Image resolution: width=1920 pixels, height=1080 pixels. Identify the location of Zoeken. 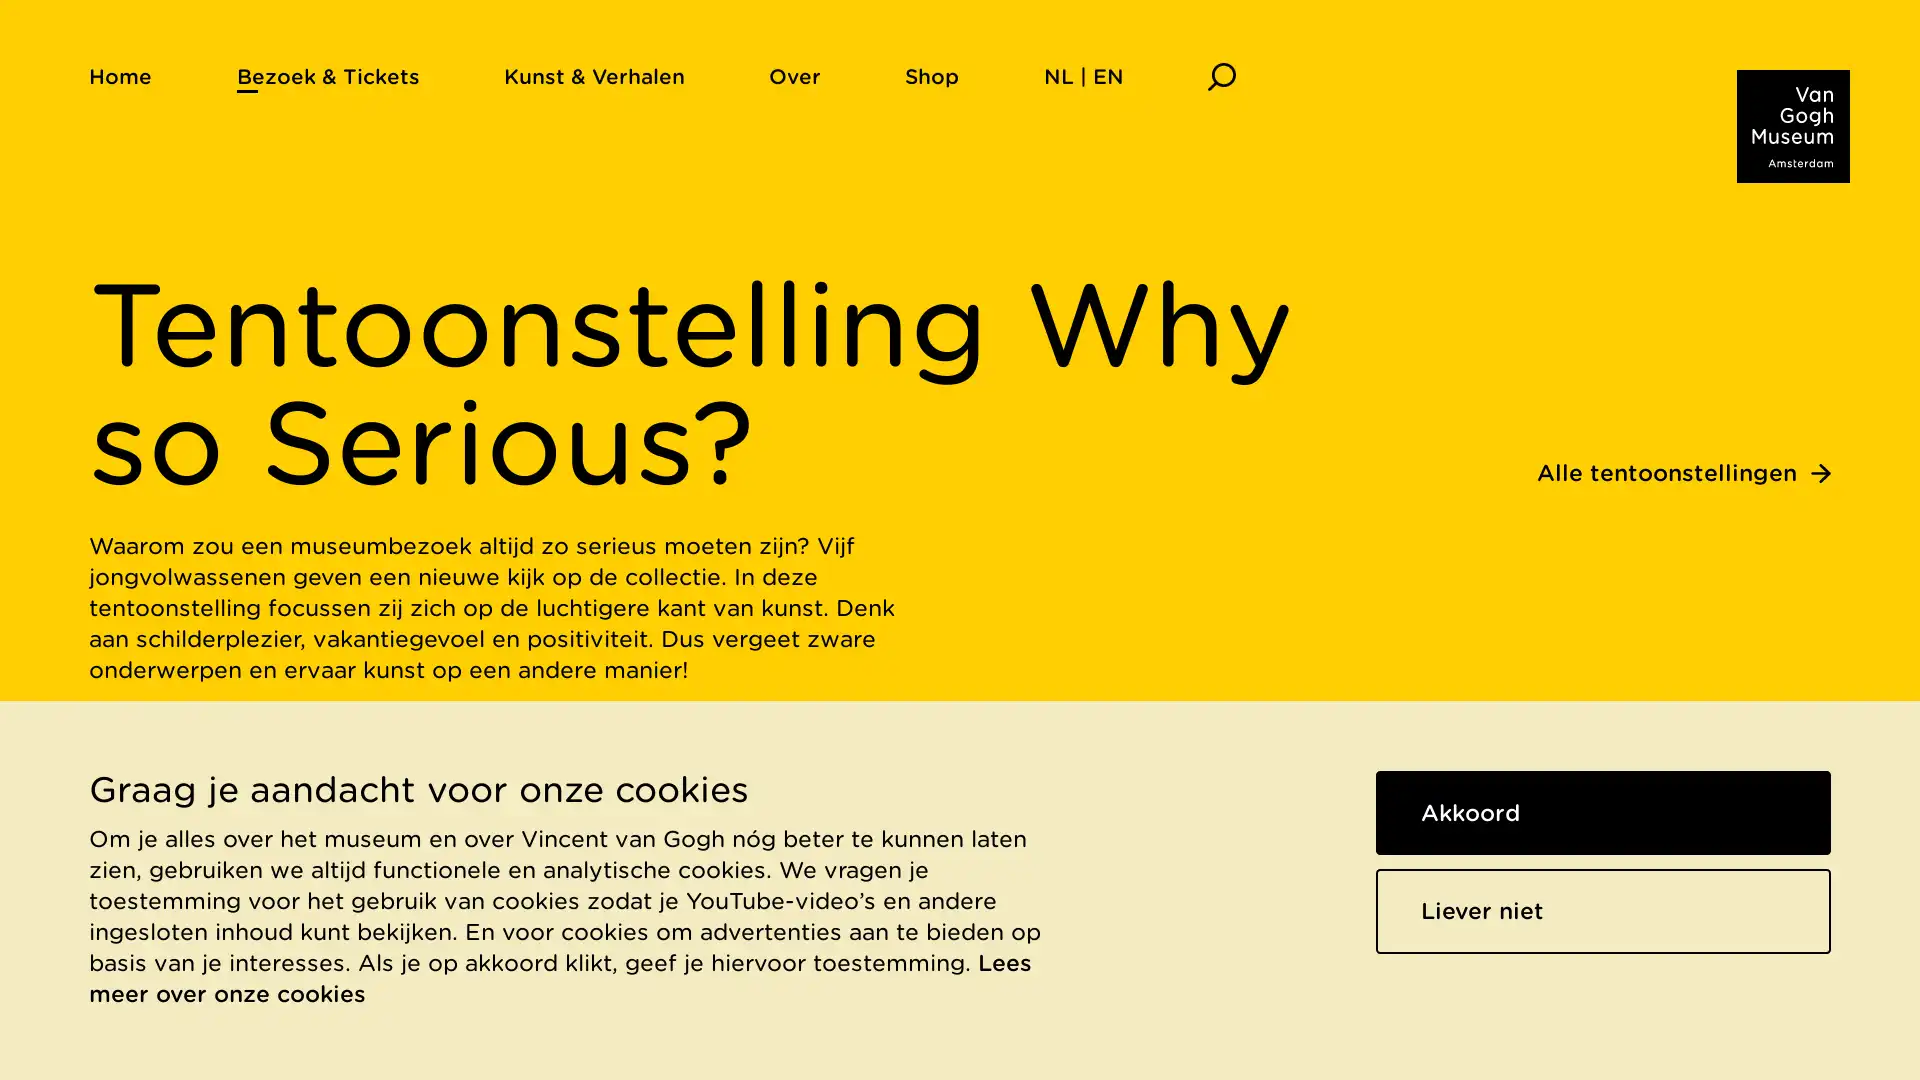
(1220, 75).